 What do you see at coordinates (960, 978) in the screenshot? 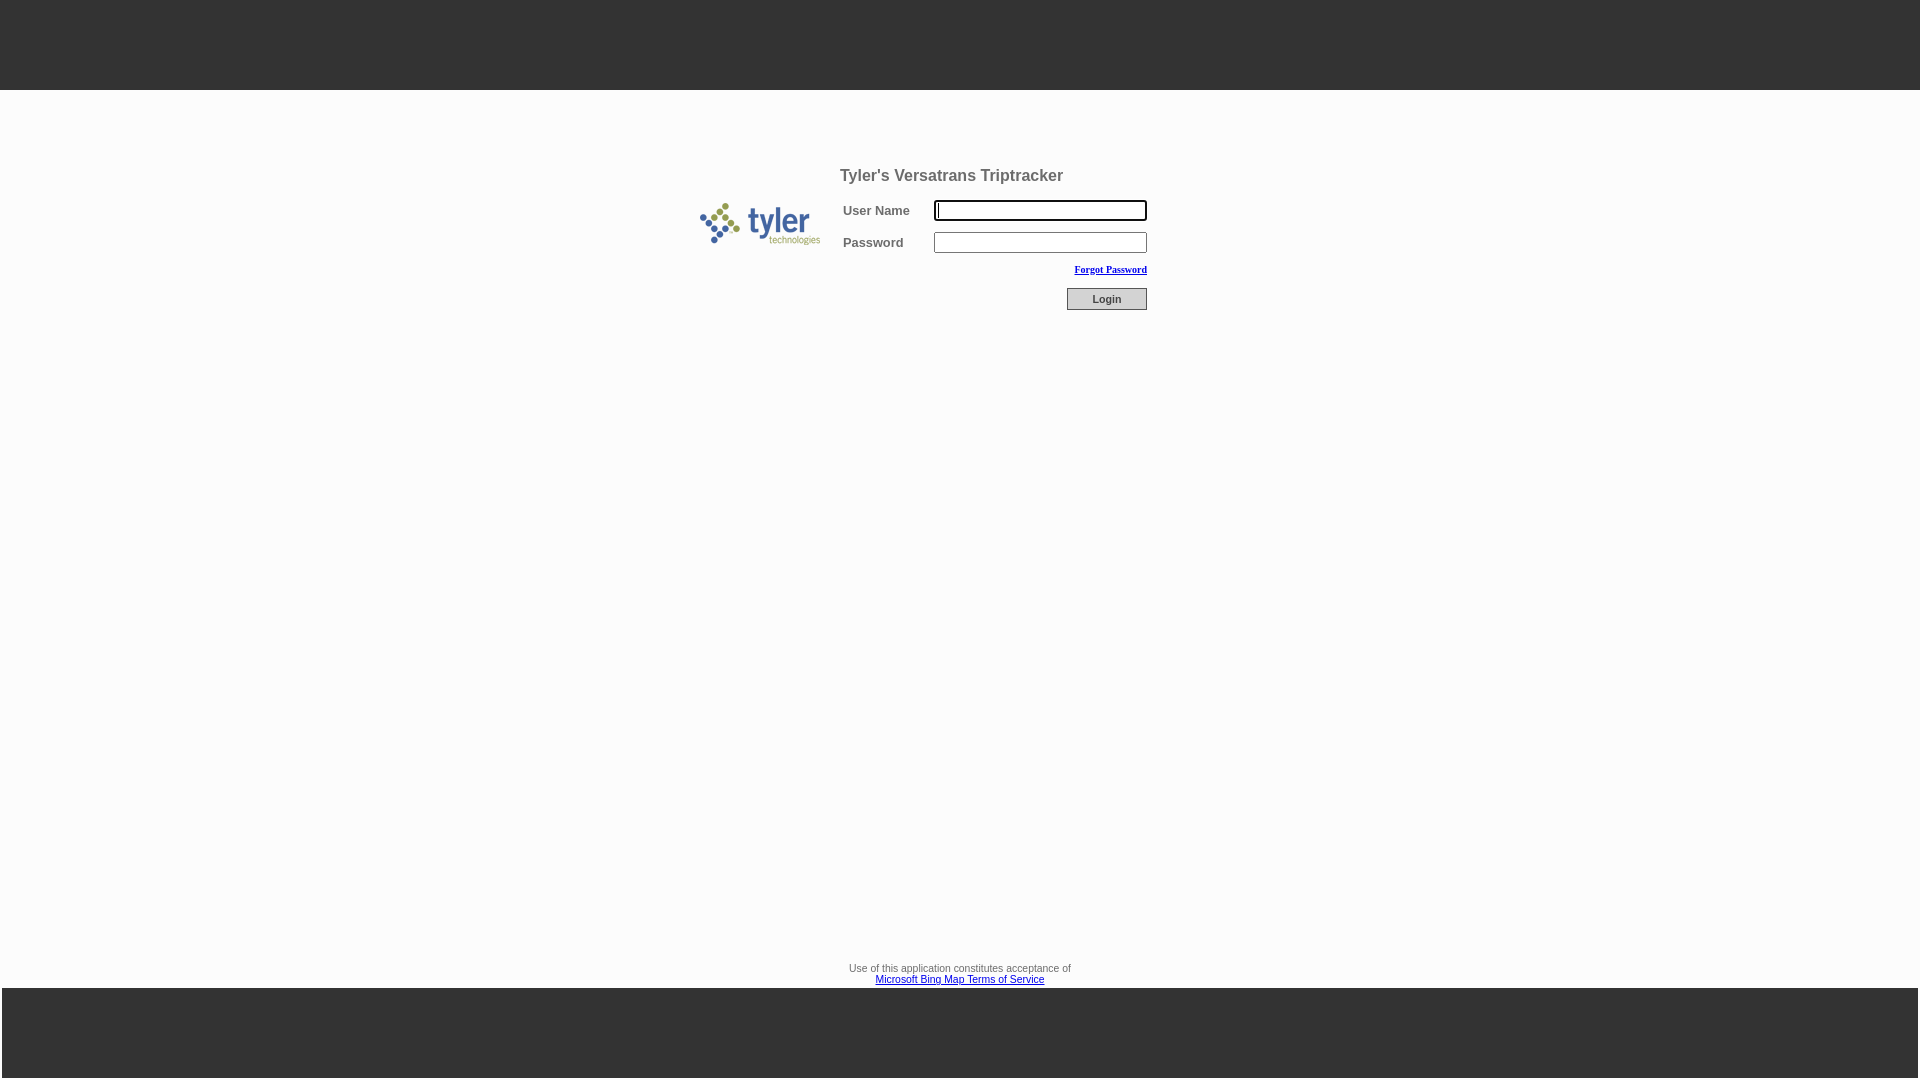
I see `'Microsoft Bing Map Terms of Service'` at bounding box center [960, 978].